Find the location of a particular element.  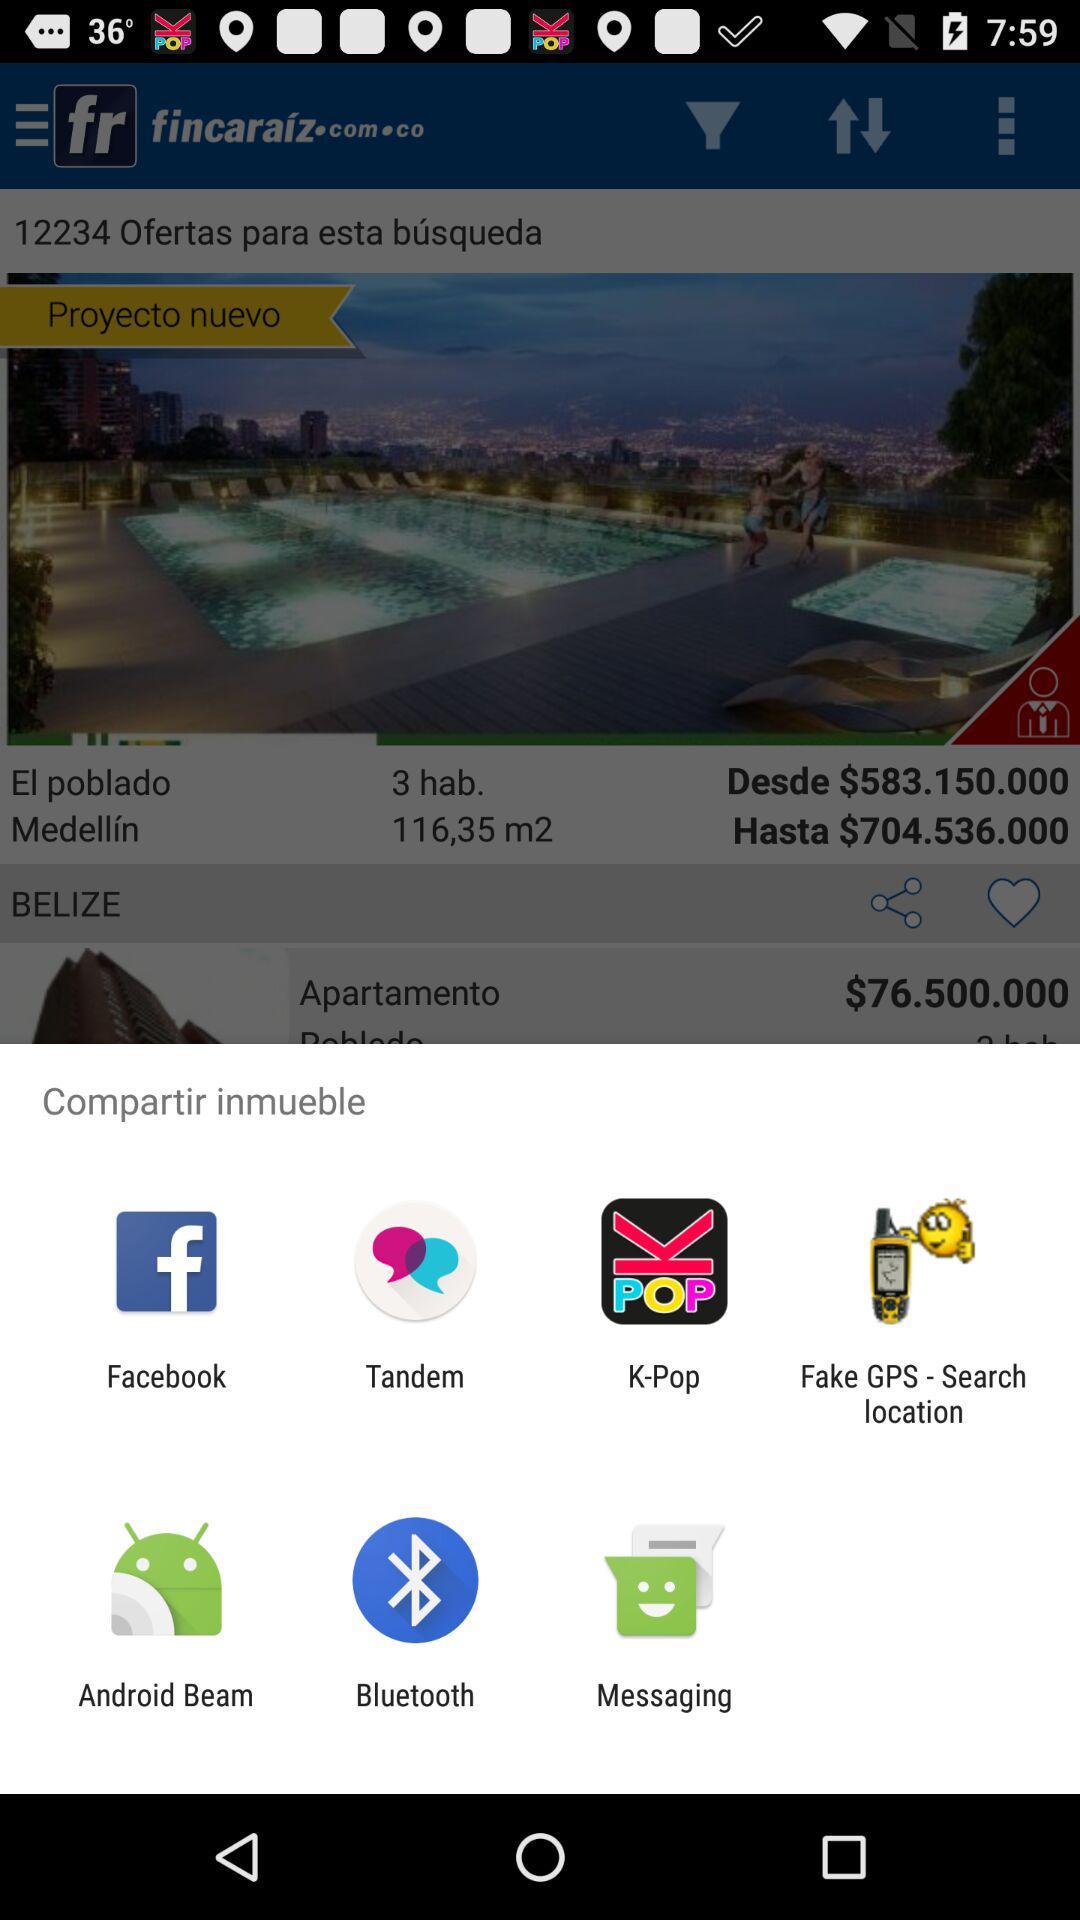

the app to the right of bluetooth app is located at coordinates (664, 1711).